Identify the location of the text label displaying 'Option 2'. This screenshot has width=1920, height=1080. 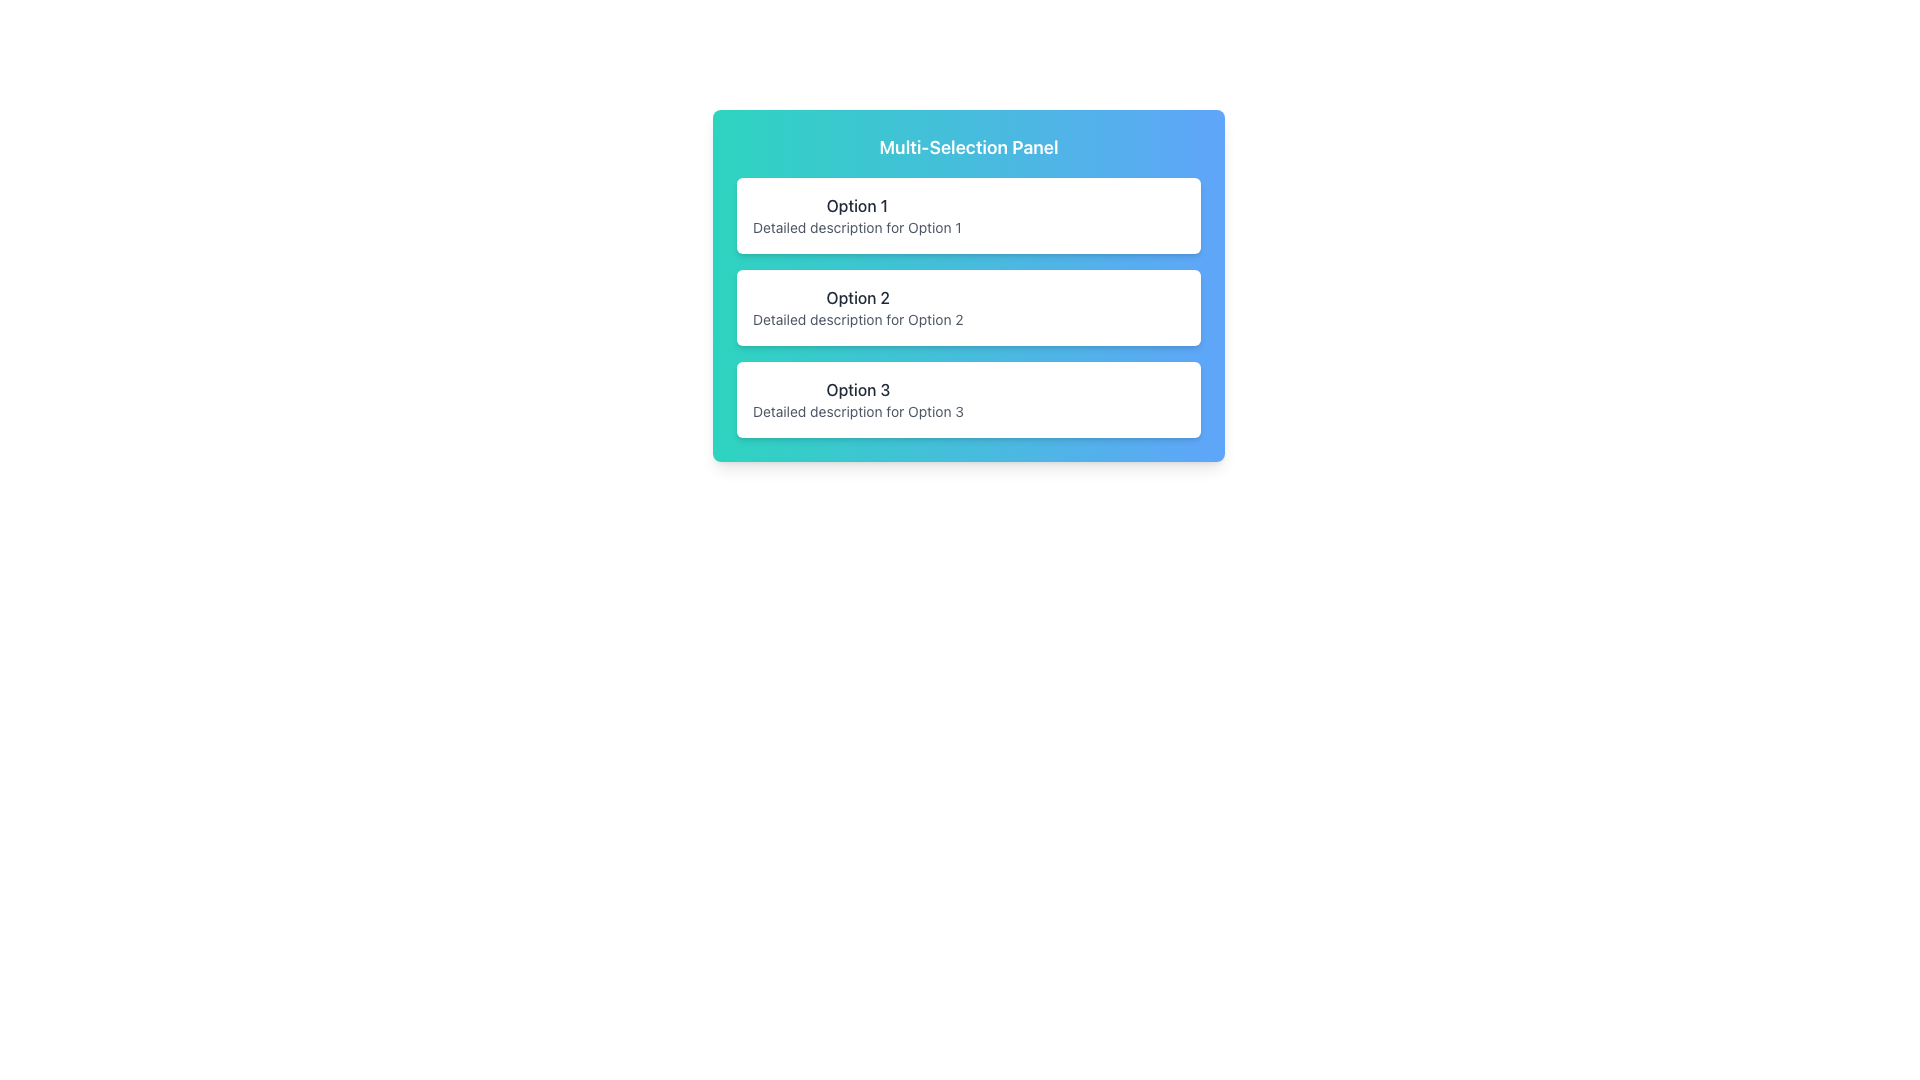
(858, 297).